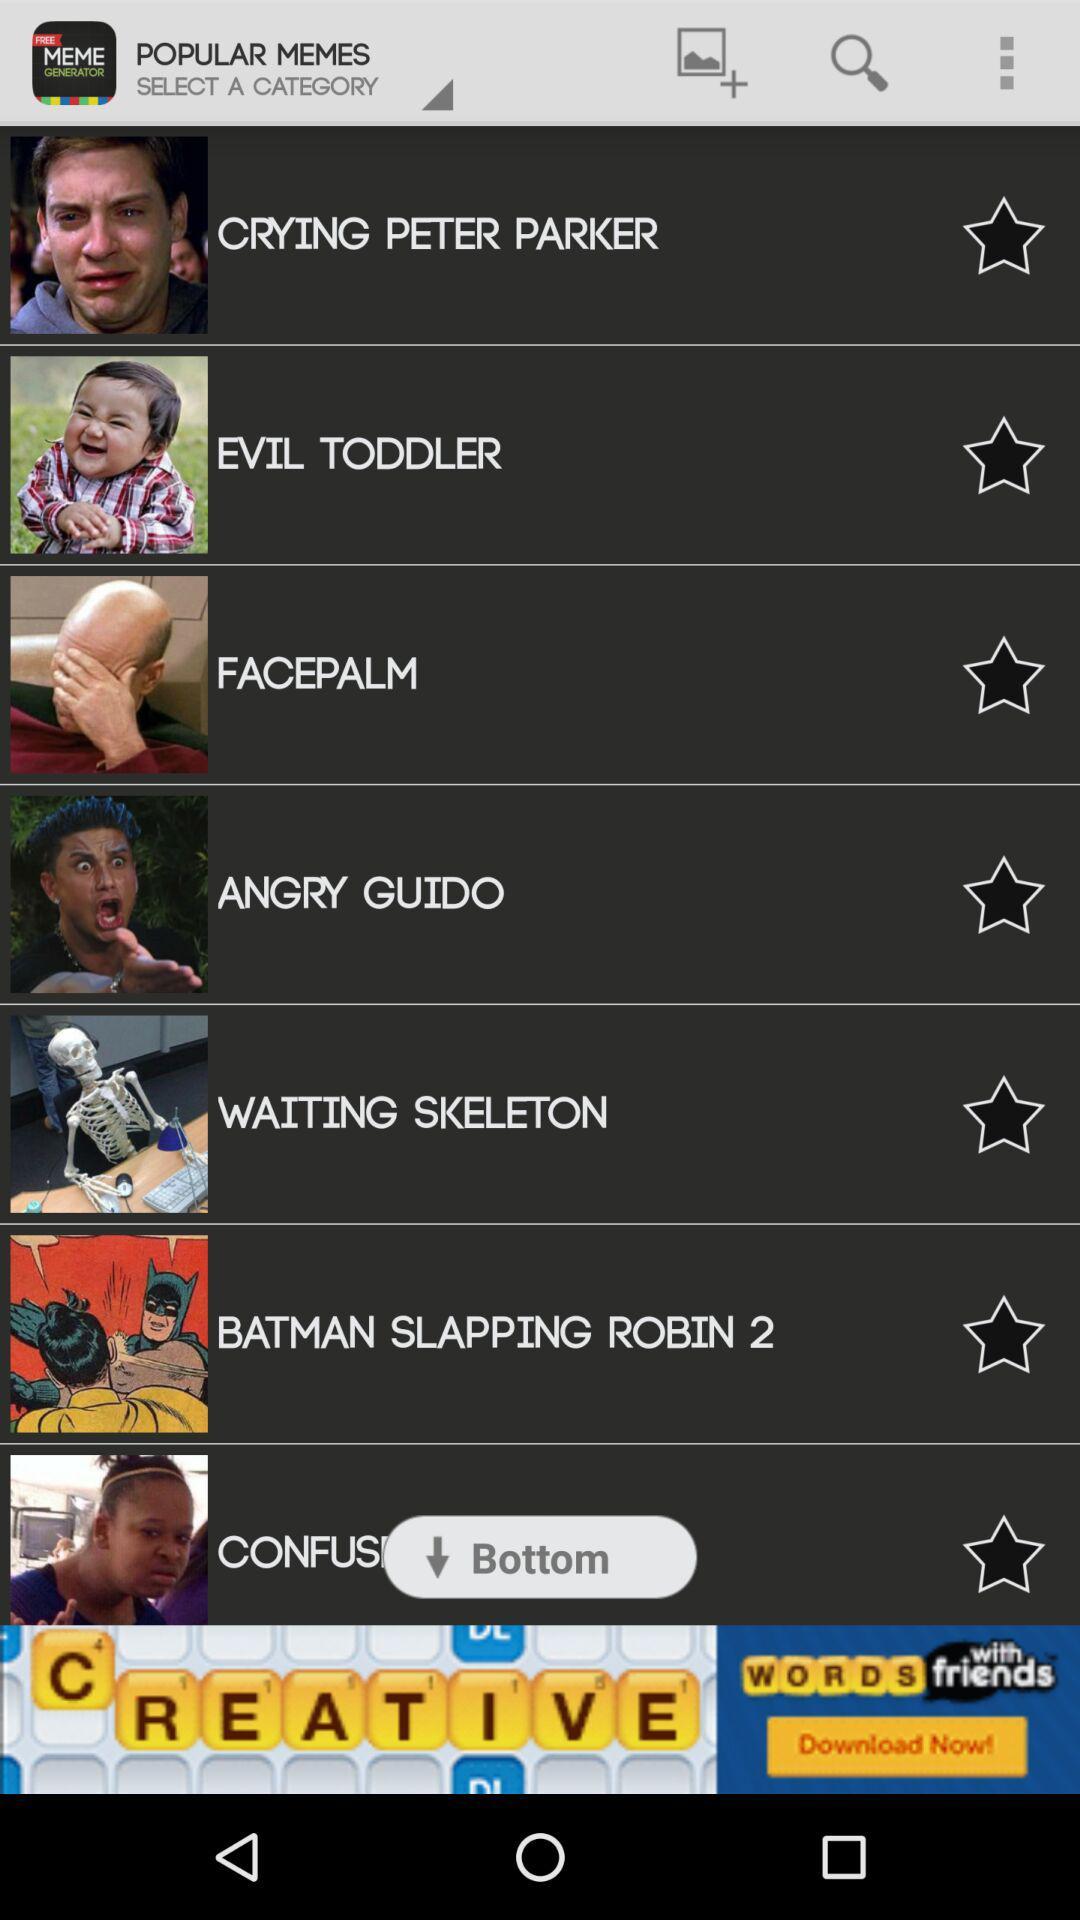 The image size is (1080, 1920). Describe the element at coordinates (1003, 1552) in the screenshot. I see `to favels` at that location.